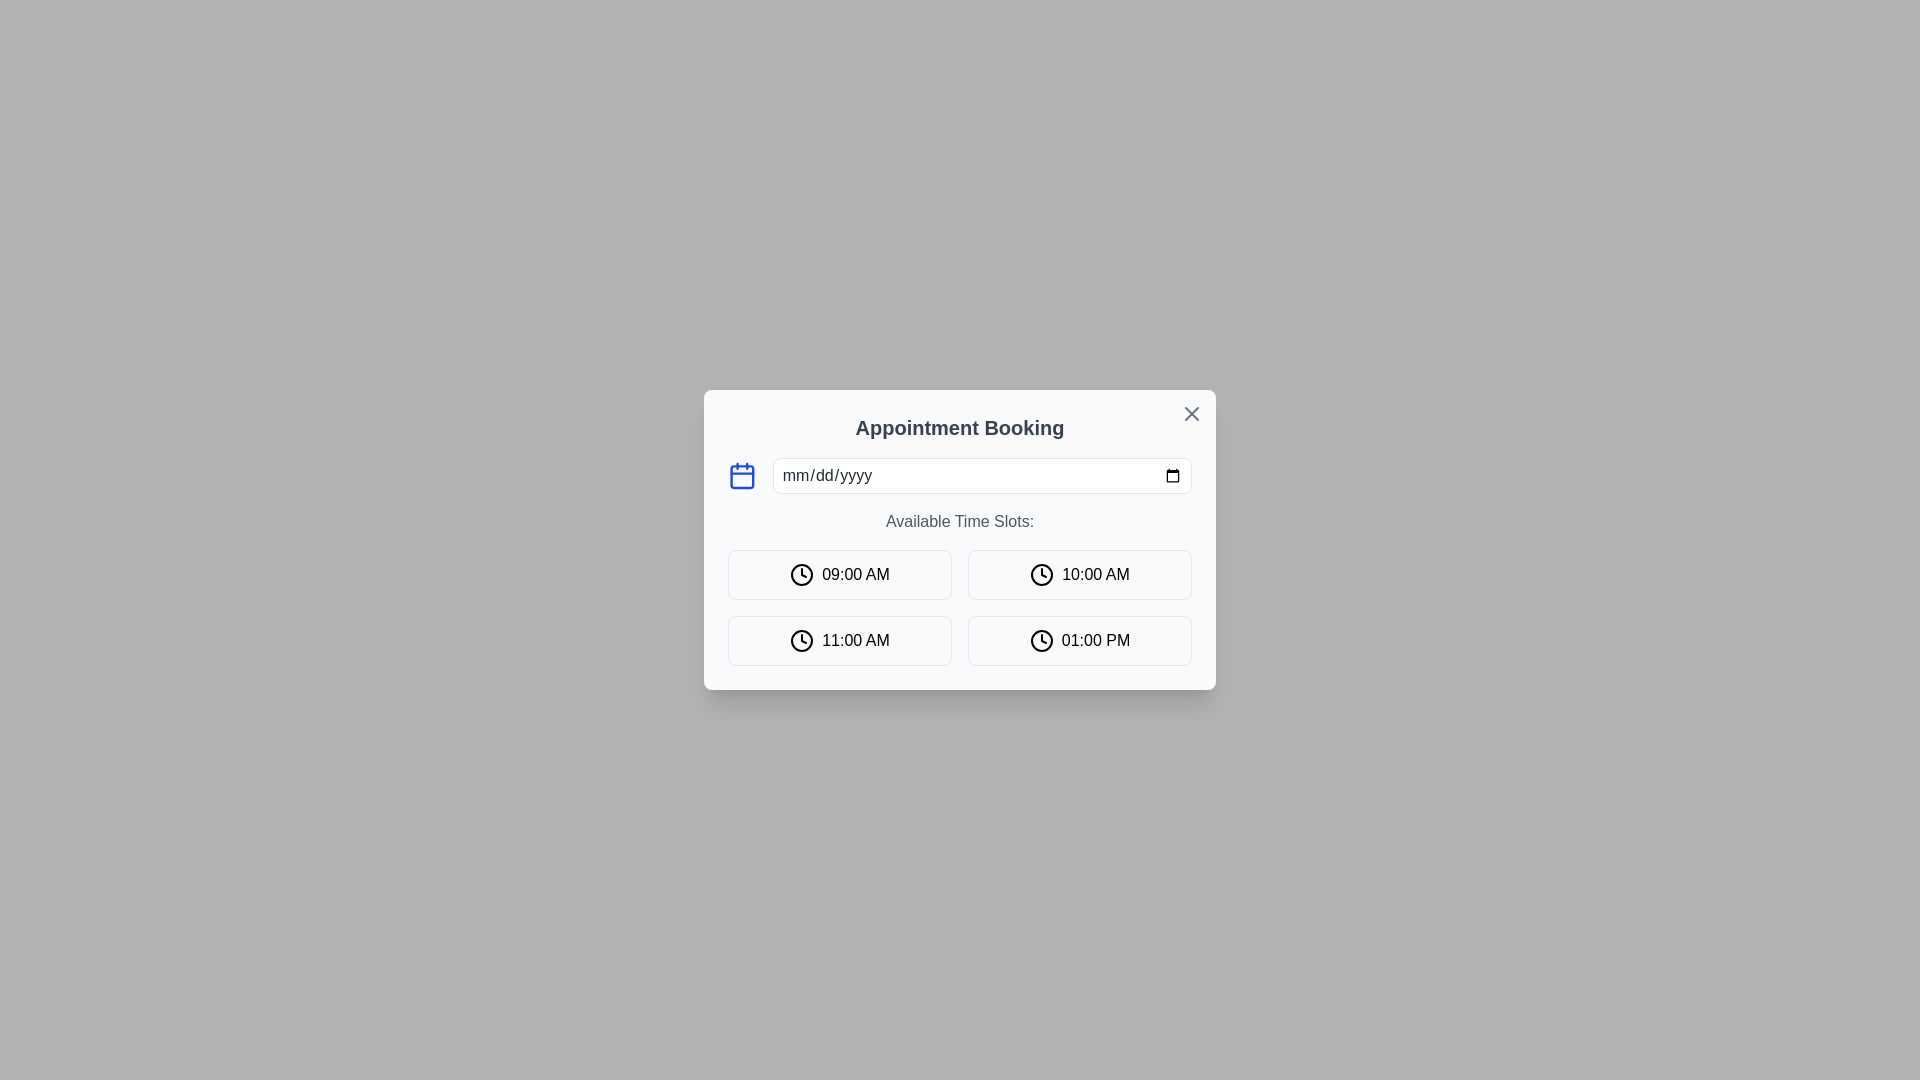 This screenshot has width=1920, height=1080. Describe the element at coordinates (802, 640) in the screenshot. I see `the small clock icon, which is styled with a minimal outline and is located within the button displaying '11:00 AM', the third in a list of four time slot buttons` at that location.